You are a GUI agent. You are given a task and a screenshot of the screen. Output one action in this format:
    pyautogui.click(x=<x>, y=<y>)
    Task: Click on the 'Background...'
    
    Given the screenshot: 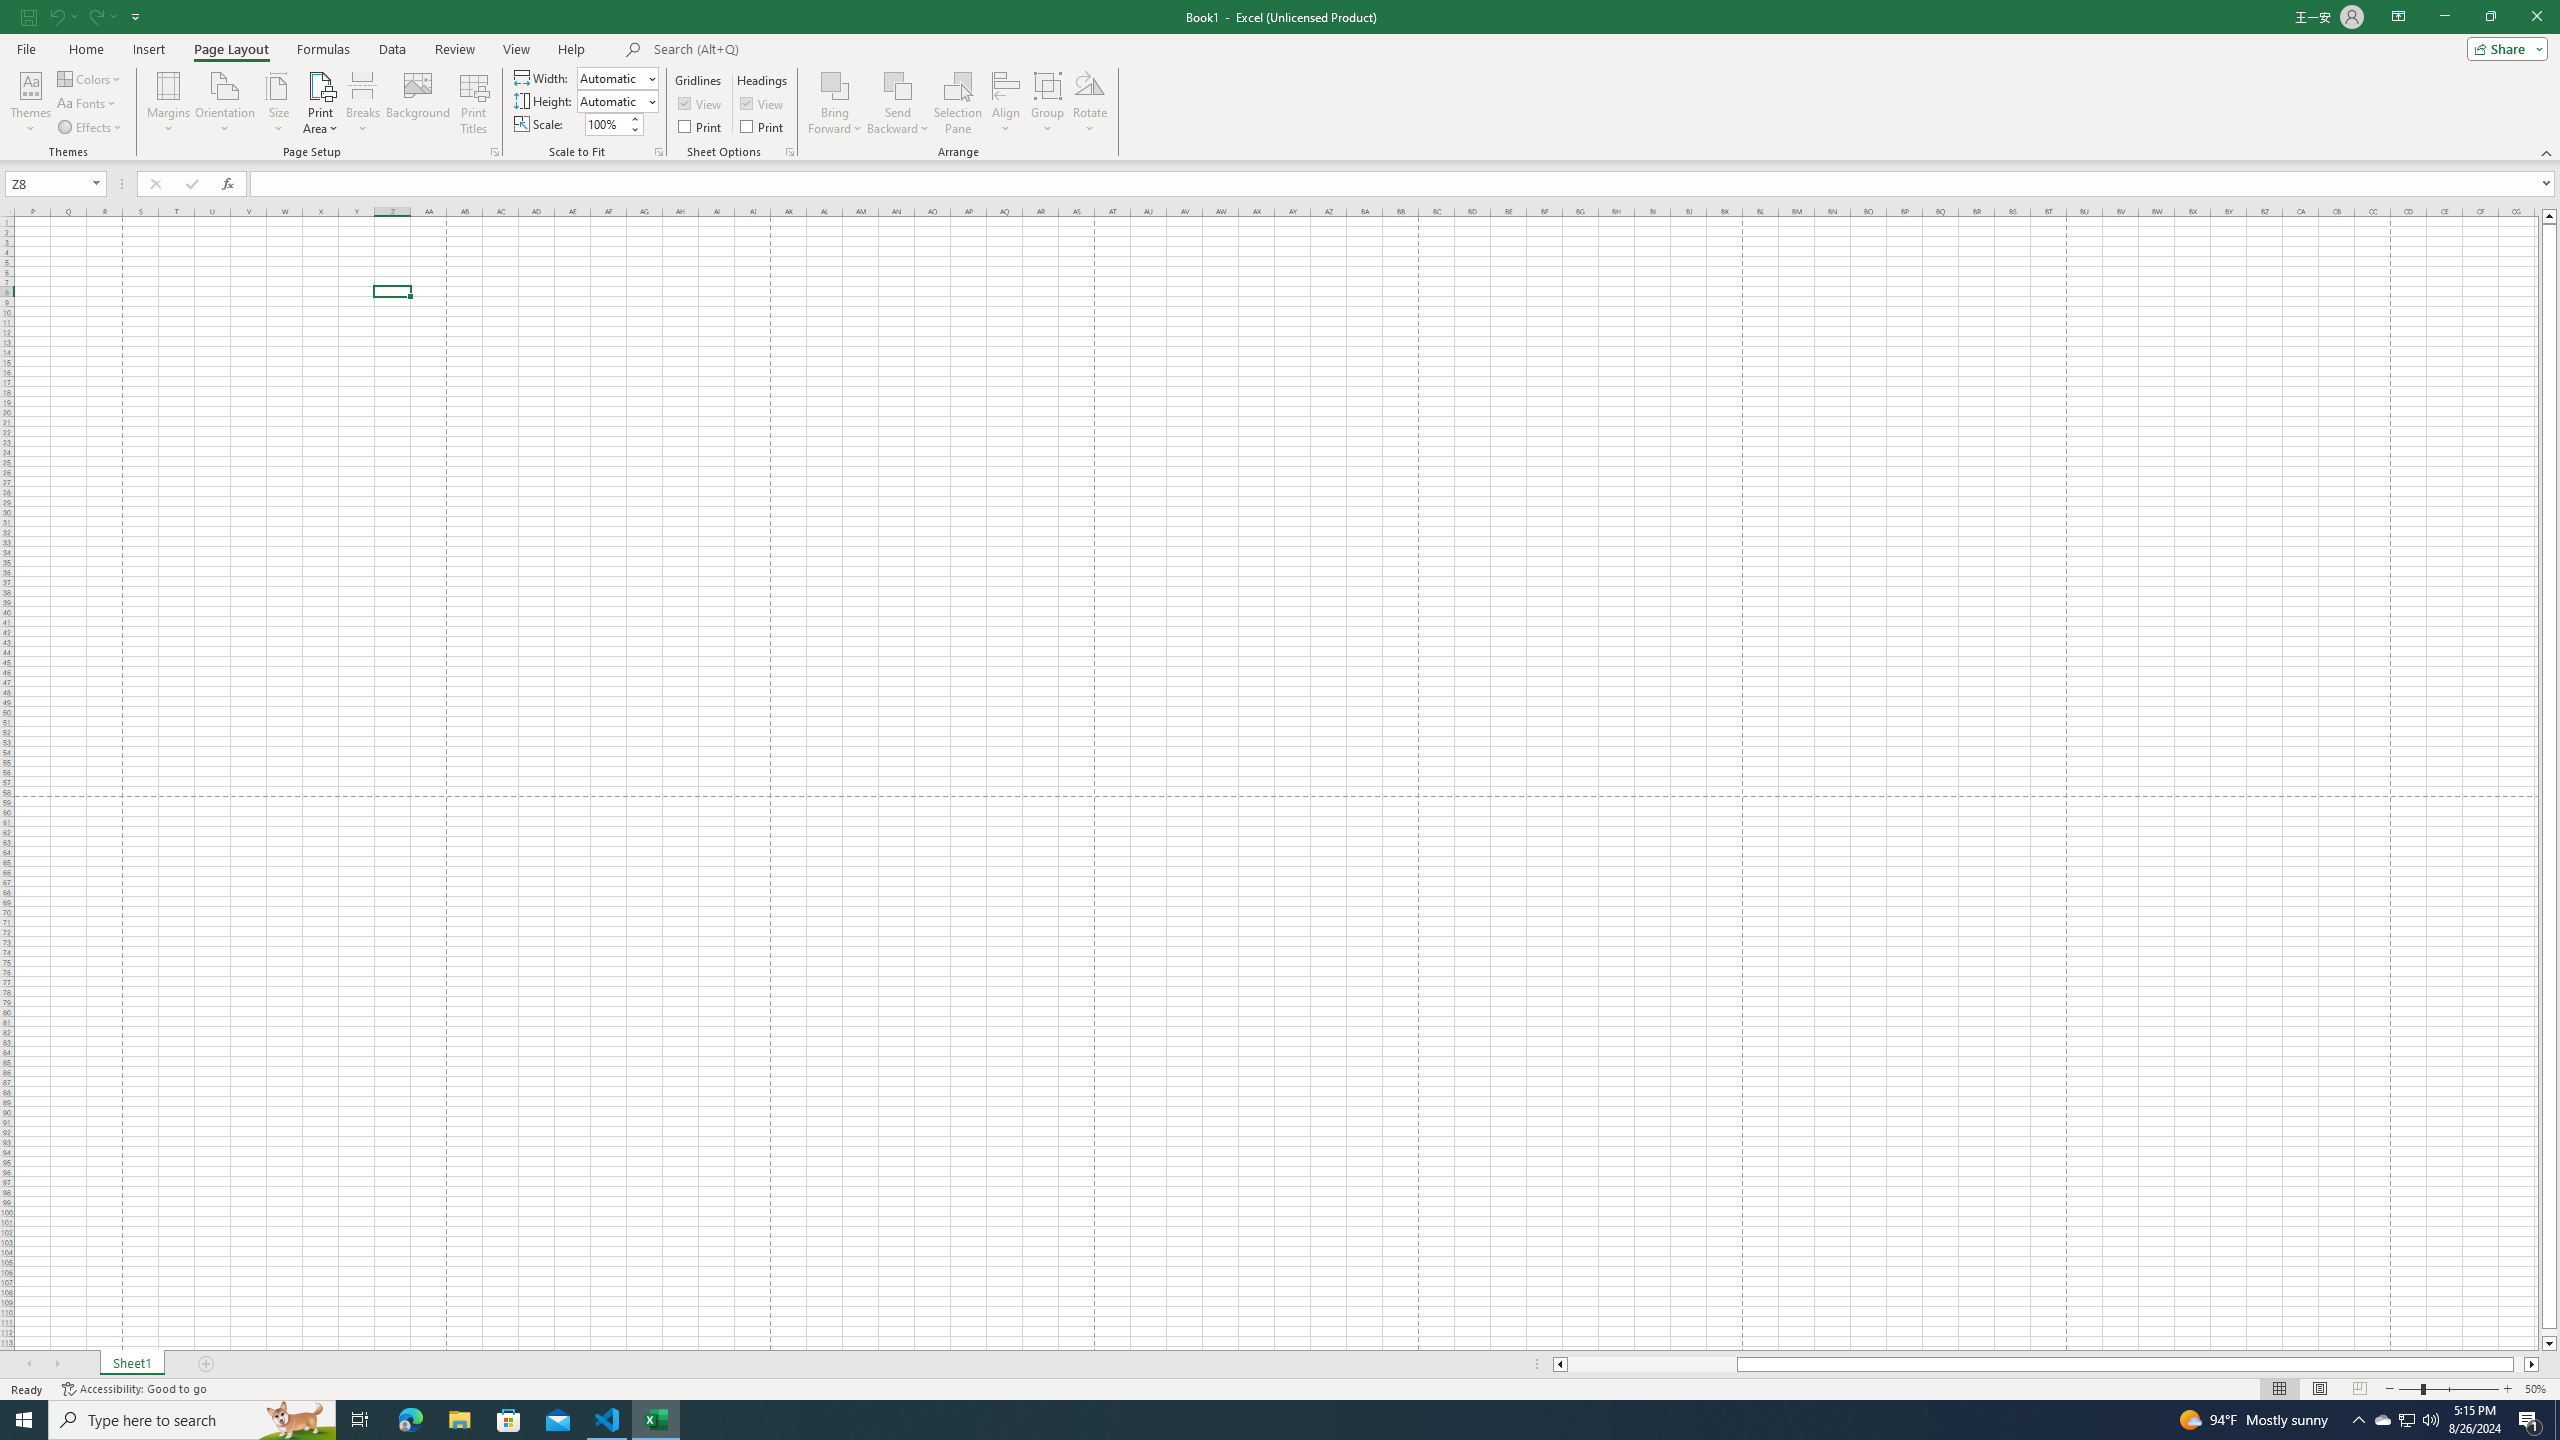 What is the action you would take?
    pyautogui.click(x=417, y=103)
    